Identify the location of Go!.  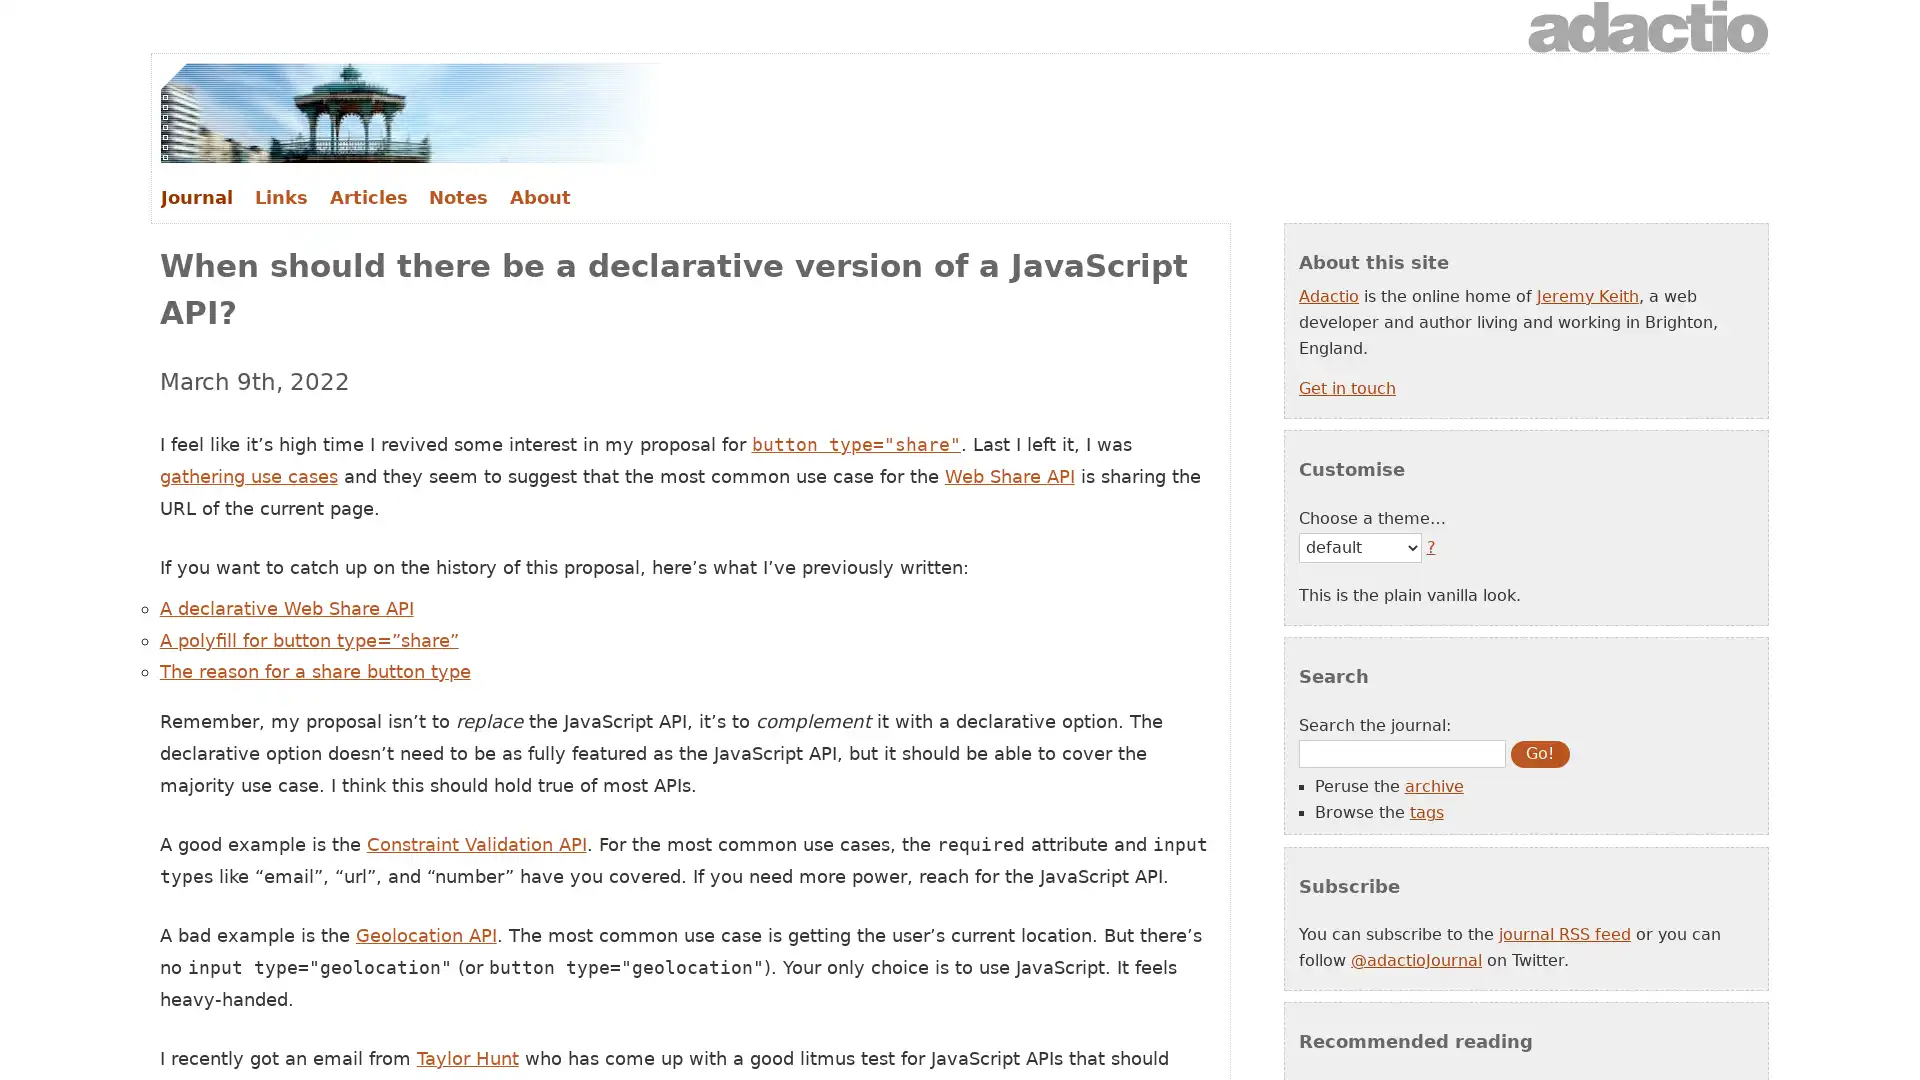
(1538, 753).